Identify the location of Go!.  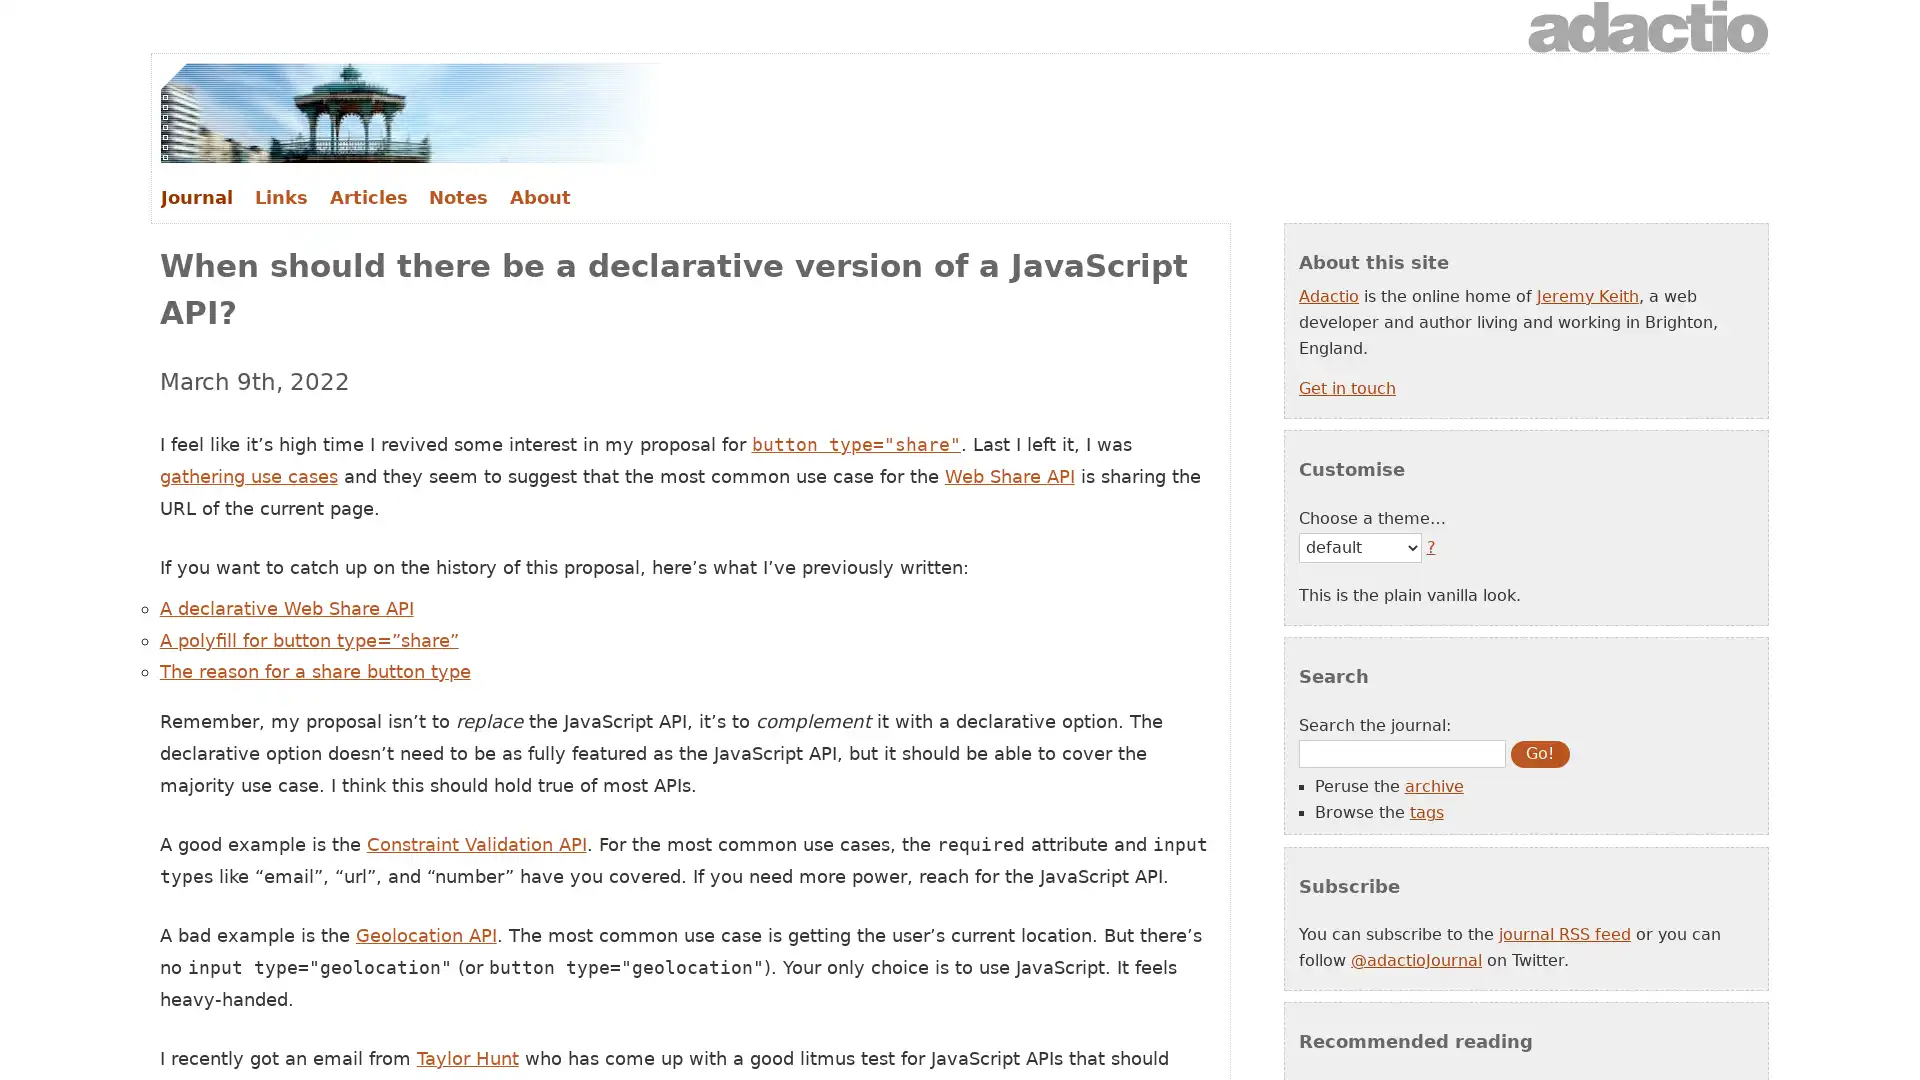
(1538, 753).